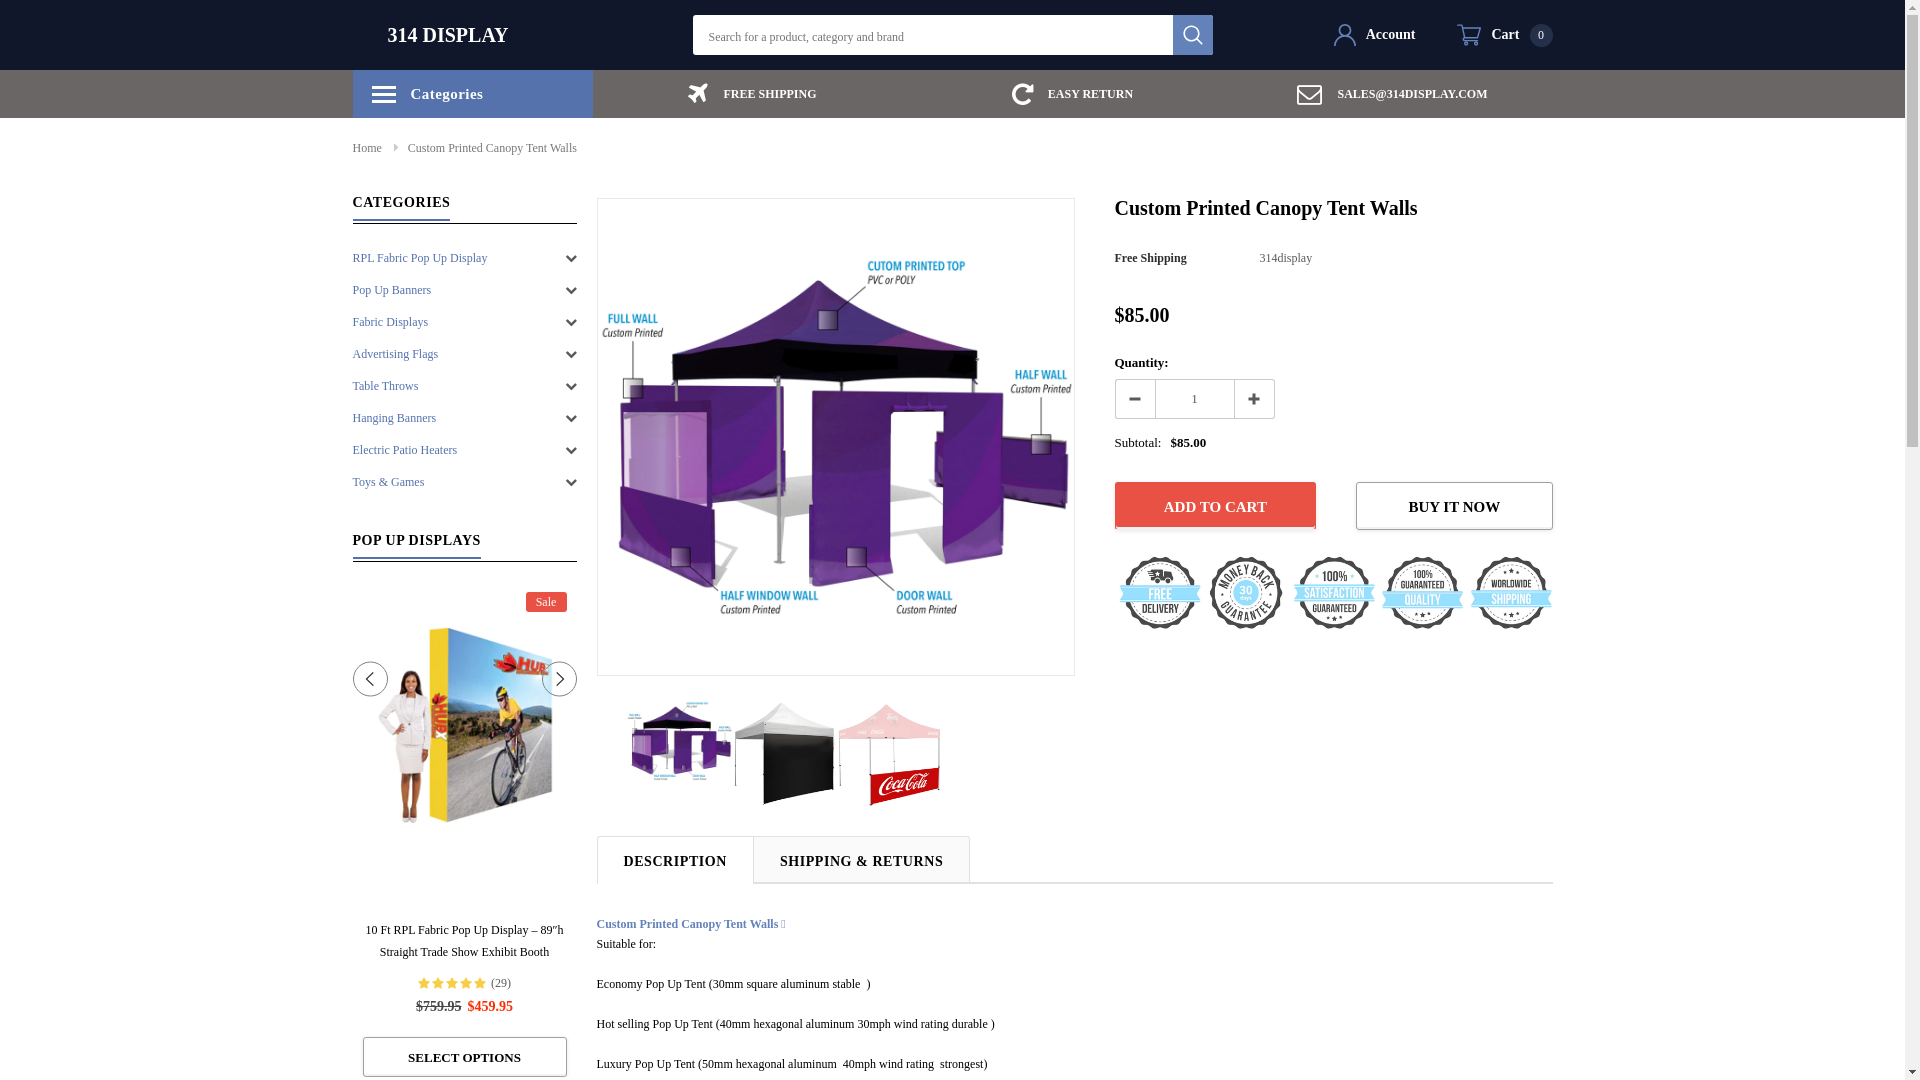  What do you see at coordinates (751, 94) in the screenshot?
I see `'FREE SHIPPING'` at bounding box center [751, 94].